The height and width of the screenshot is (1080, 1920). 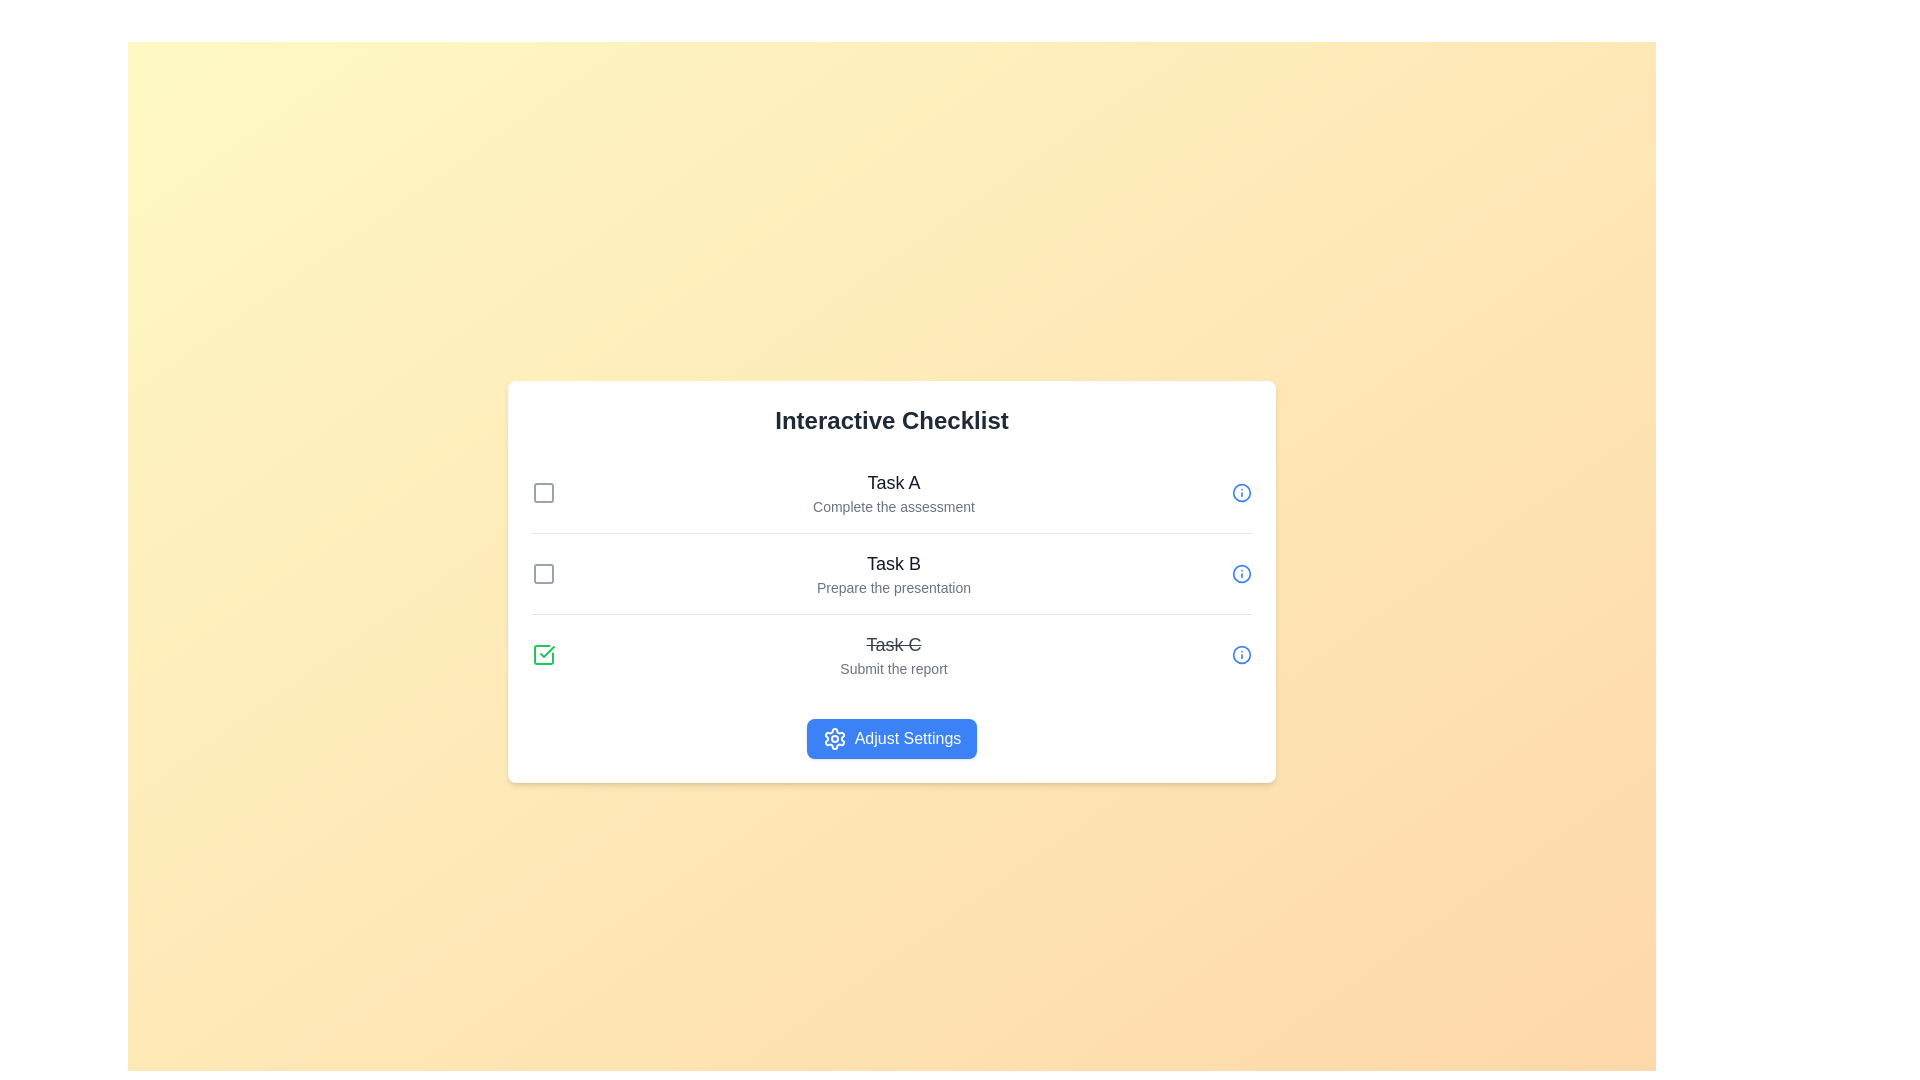 What do you see at coordinates (891, 739) in the screenshot?
I see `the 'Adjust Settings' button to navigate to the settings page` at bounding box center [891, 739].